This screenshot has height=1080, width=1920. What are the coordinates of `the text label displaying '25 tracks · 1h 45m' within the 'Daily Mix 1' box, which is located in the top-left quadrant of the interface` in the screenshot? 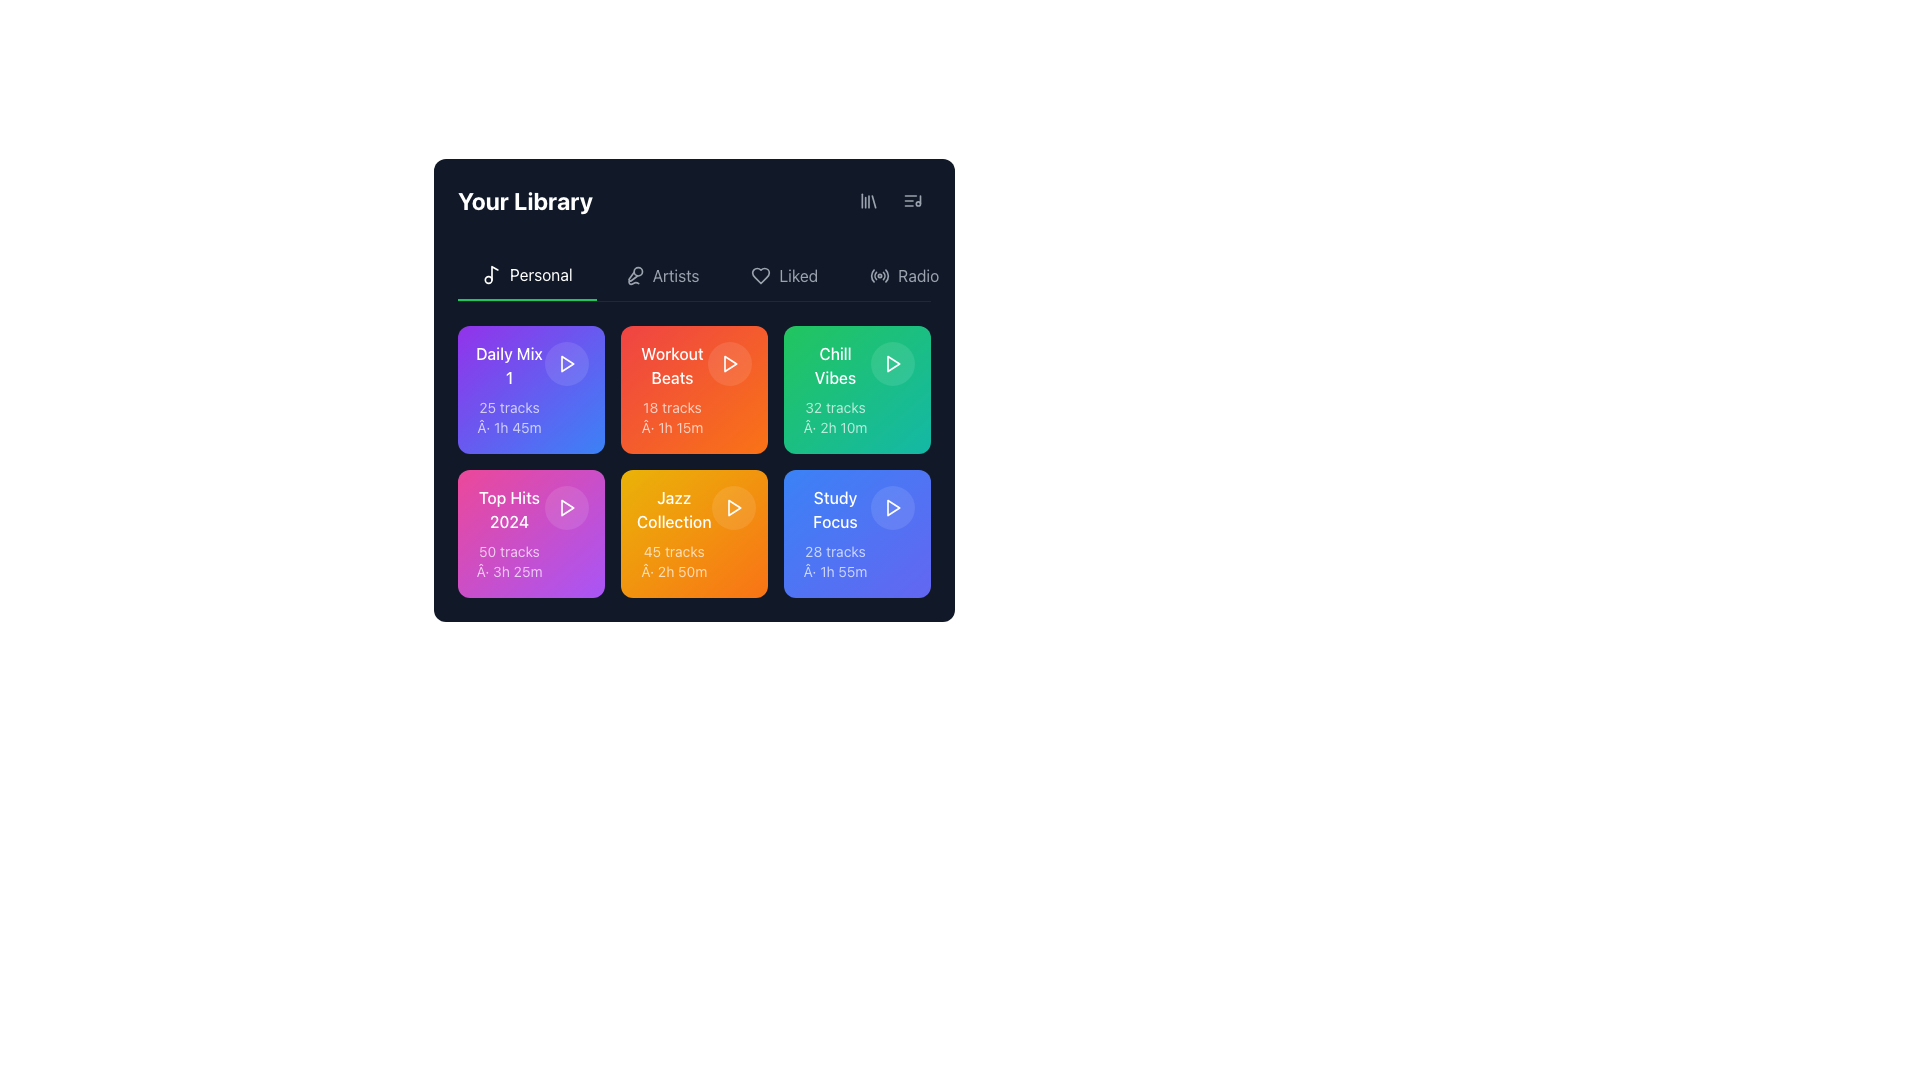 It's located at (509, 416).